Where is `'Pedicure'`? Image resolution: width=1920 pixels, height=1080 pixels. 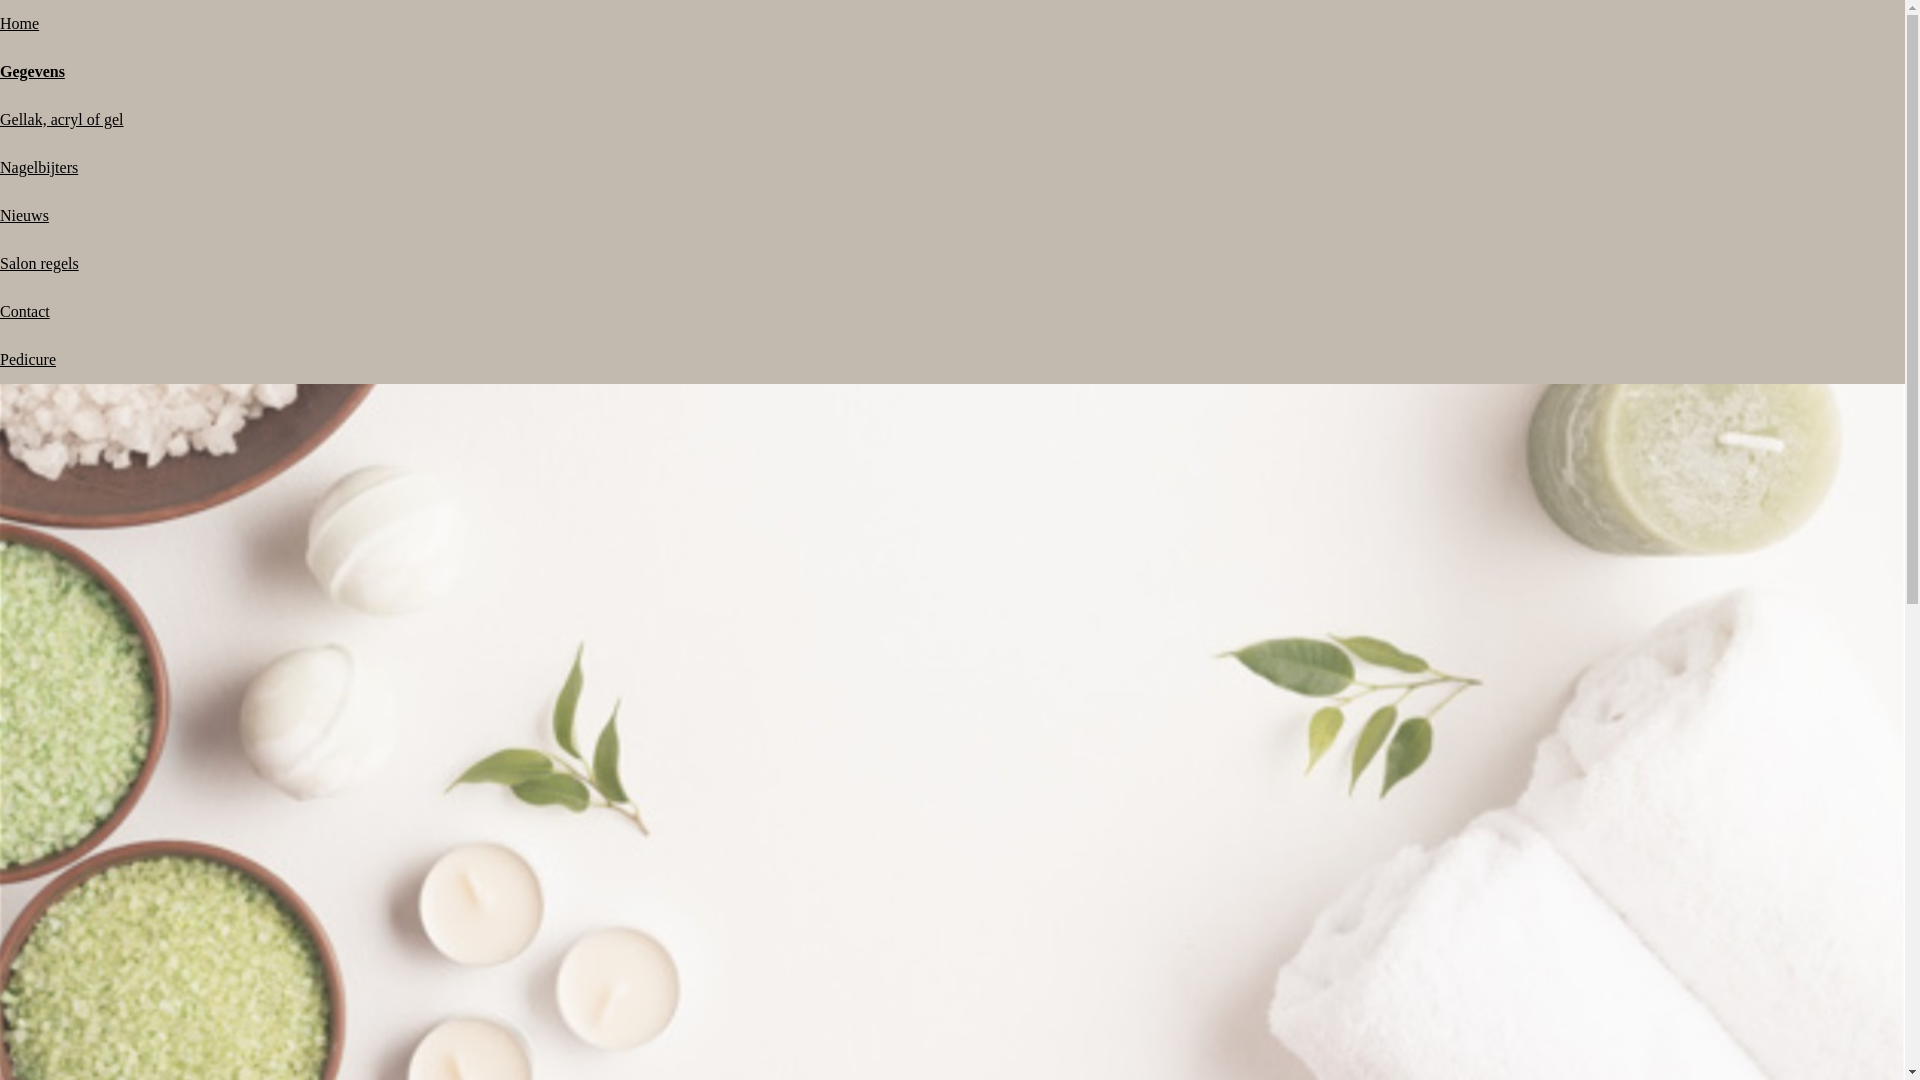 'Pedicure' is located at coordinates (28, 358).